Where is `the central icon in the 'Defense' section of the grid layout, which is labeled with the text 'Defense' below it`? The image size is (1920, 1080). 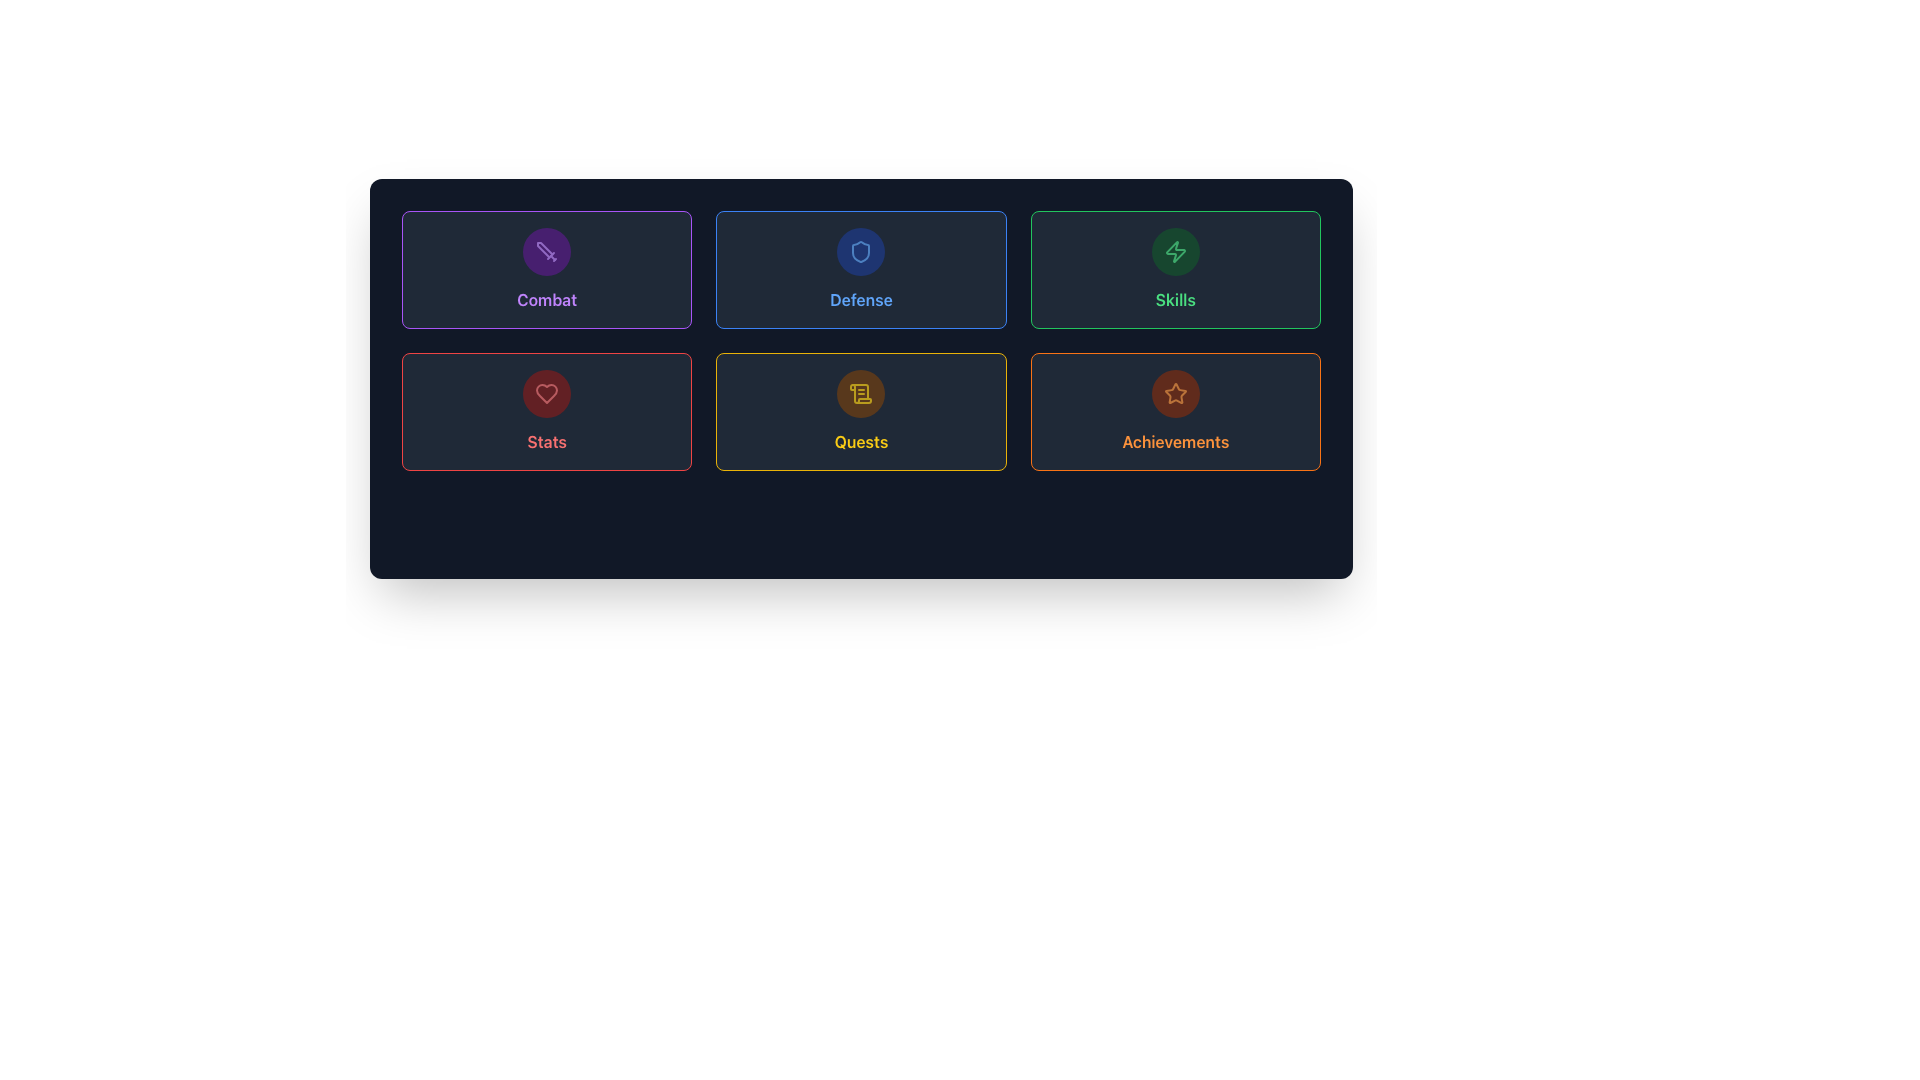
the central icon in the 'Defense' section of the grid layout, which is labeled with the text 'Defense' below it is located at coordinates (861, 250).